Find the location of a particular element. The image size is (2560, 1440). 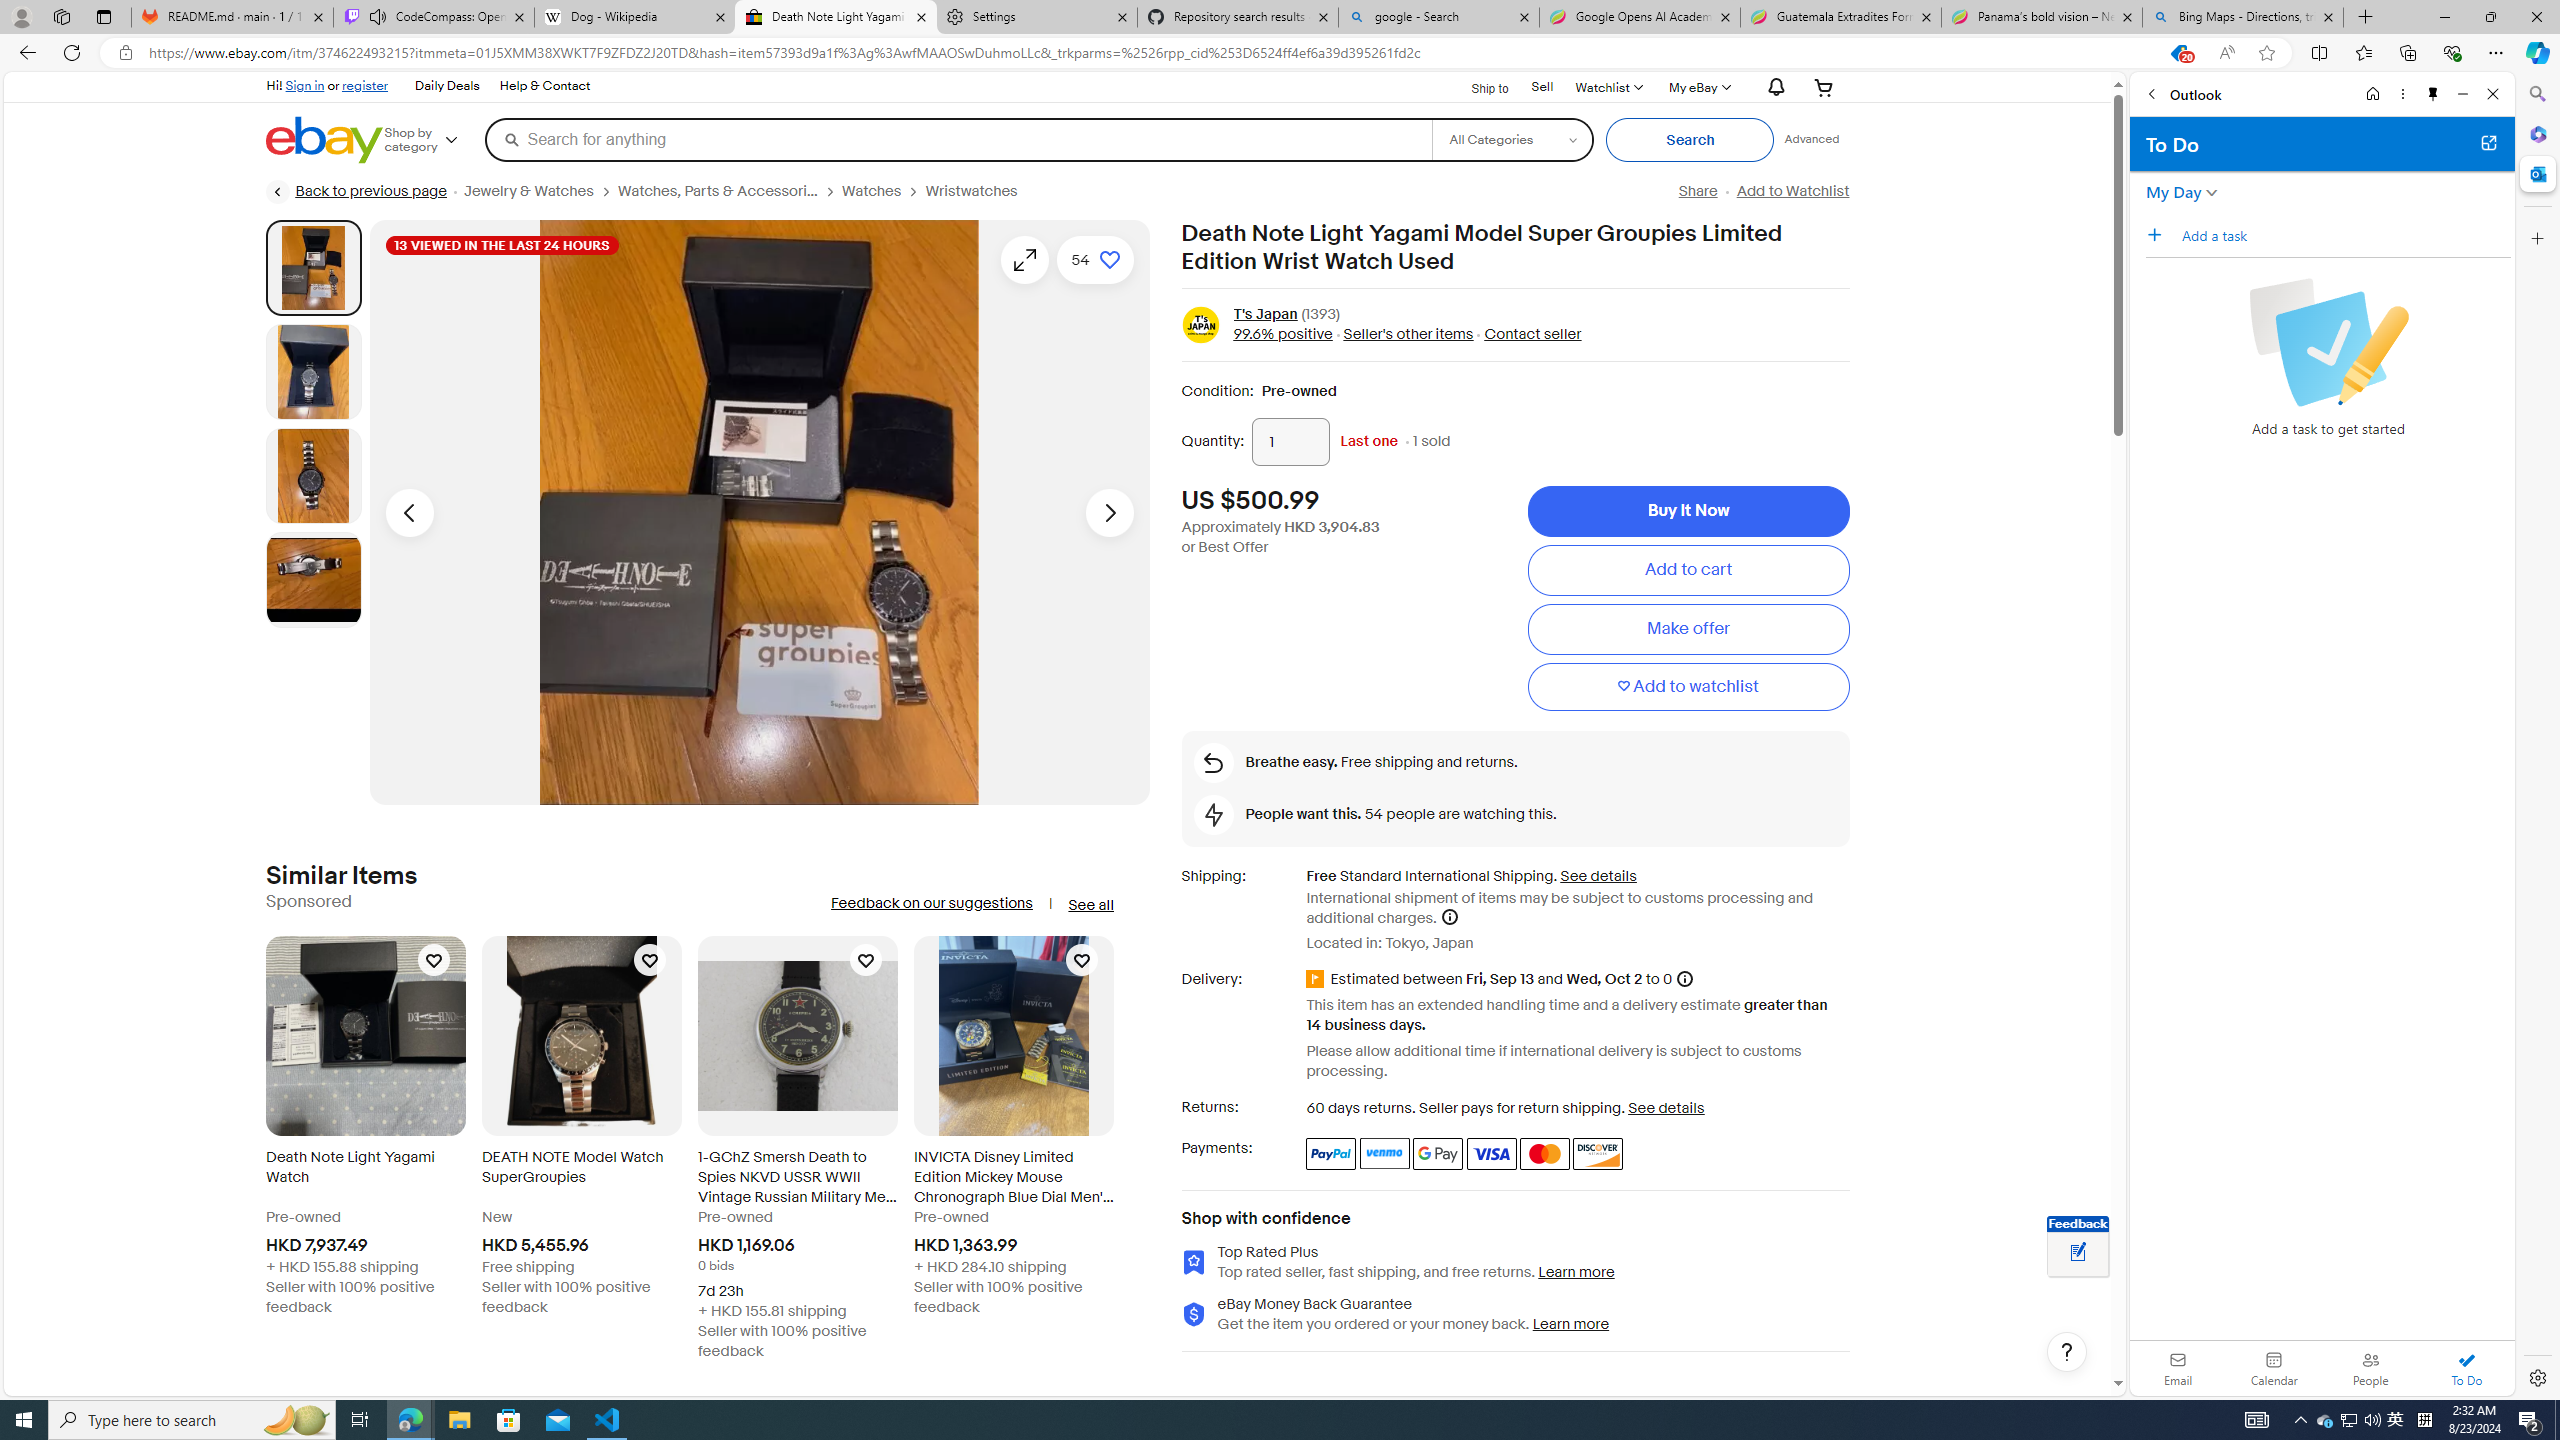

'Search for anything' is located at coordinates (957, 138).